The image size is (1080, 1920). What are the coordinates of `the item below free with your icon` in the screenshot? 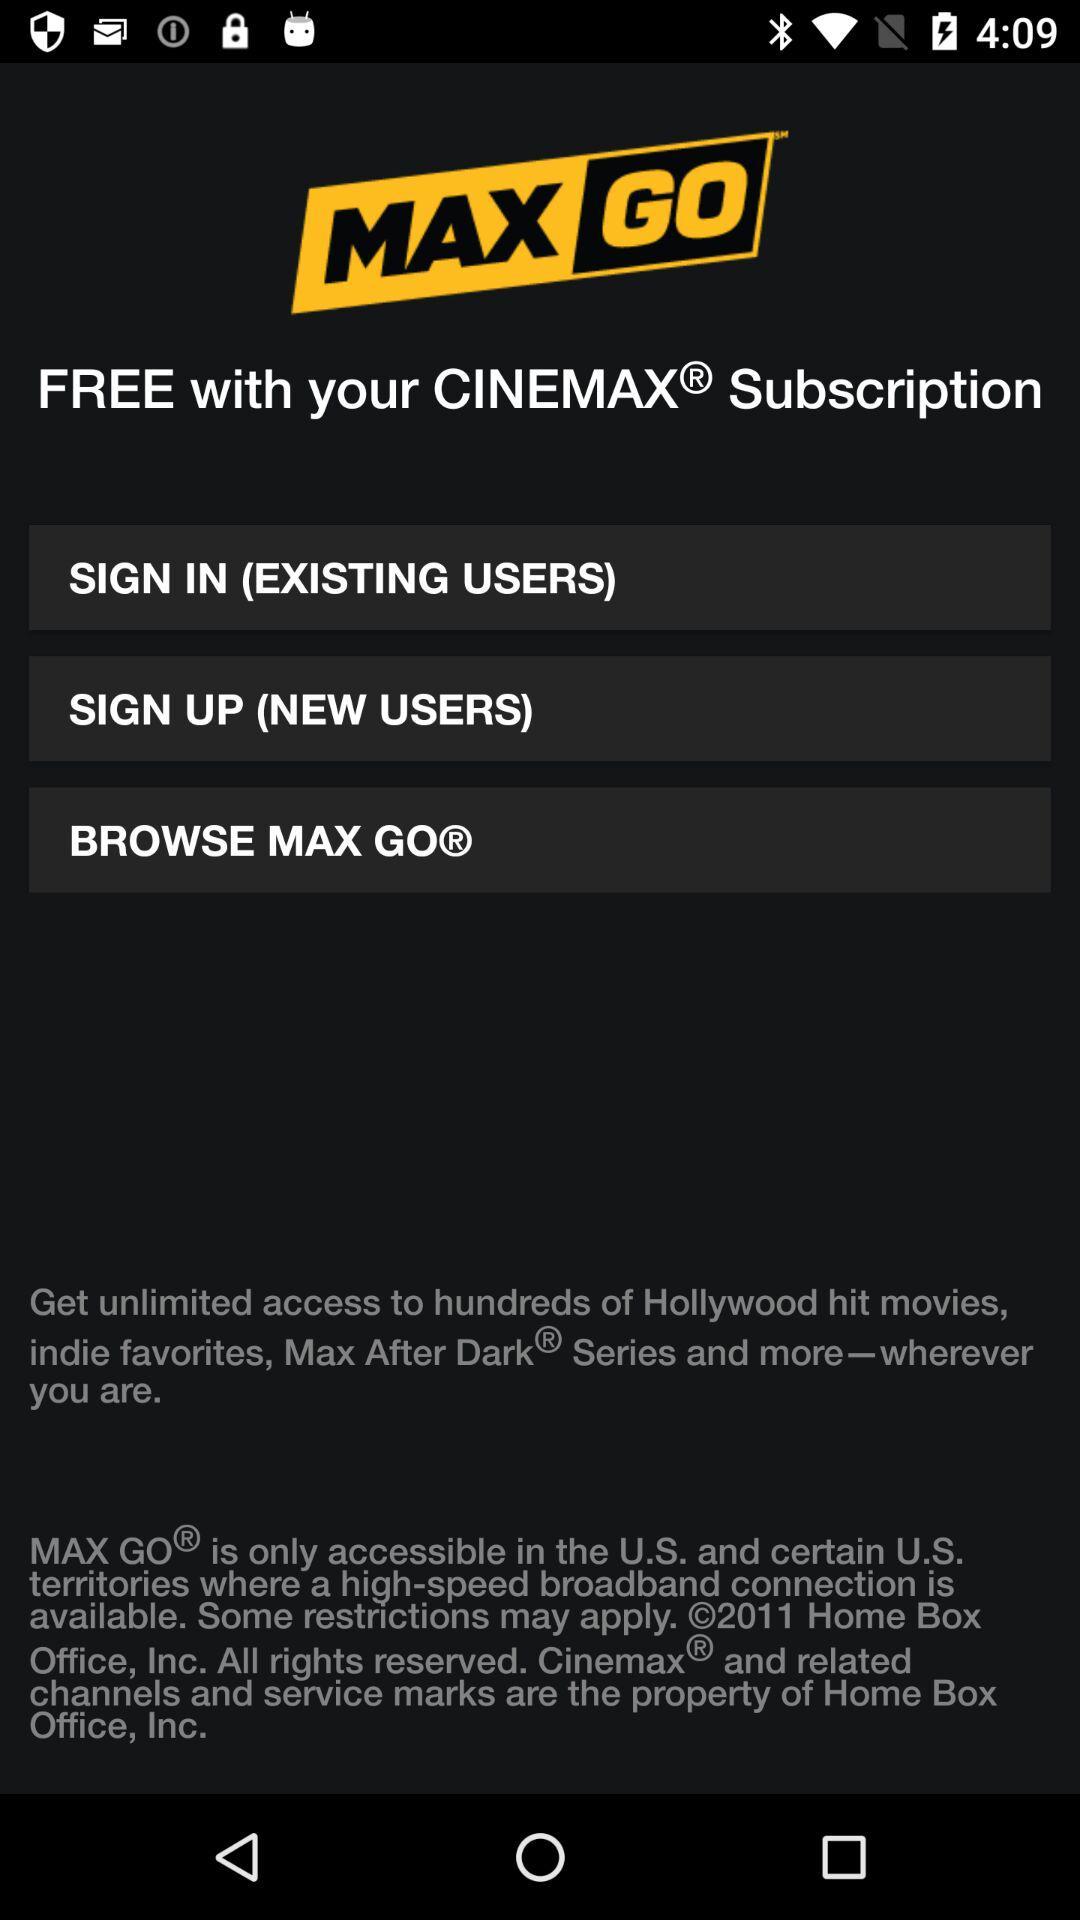 It's located at (540, 576).